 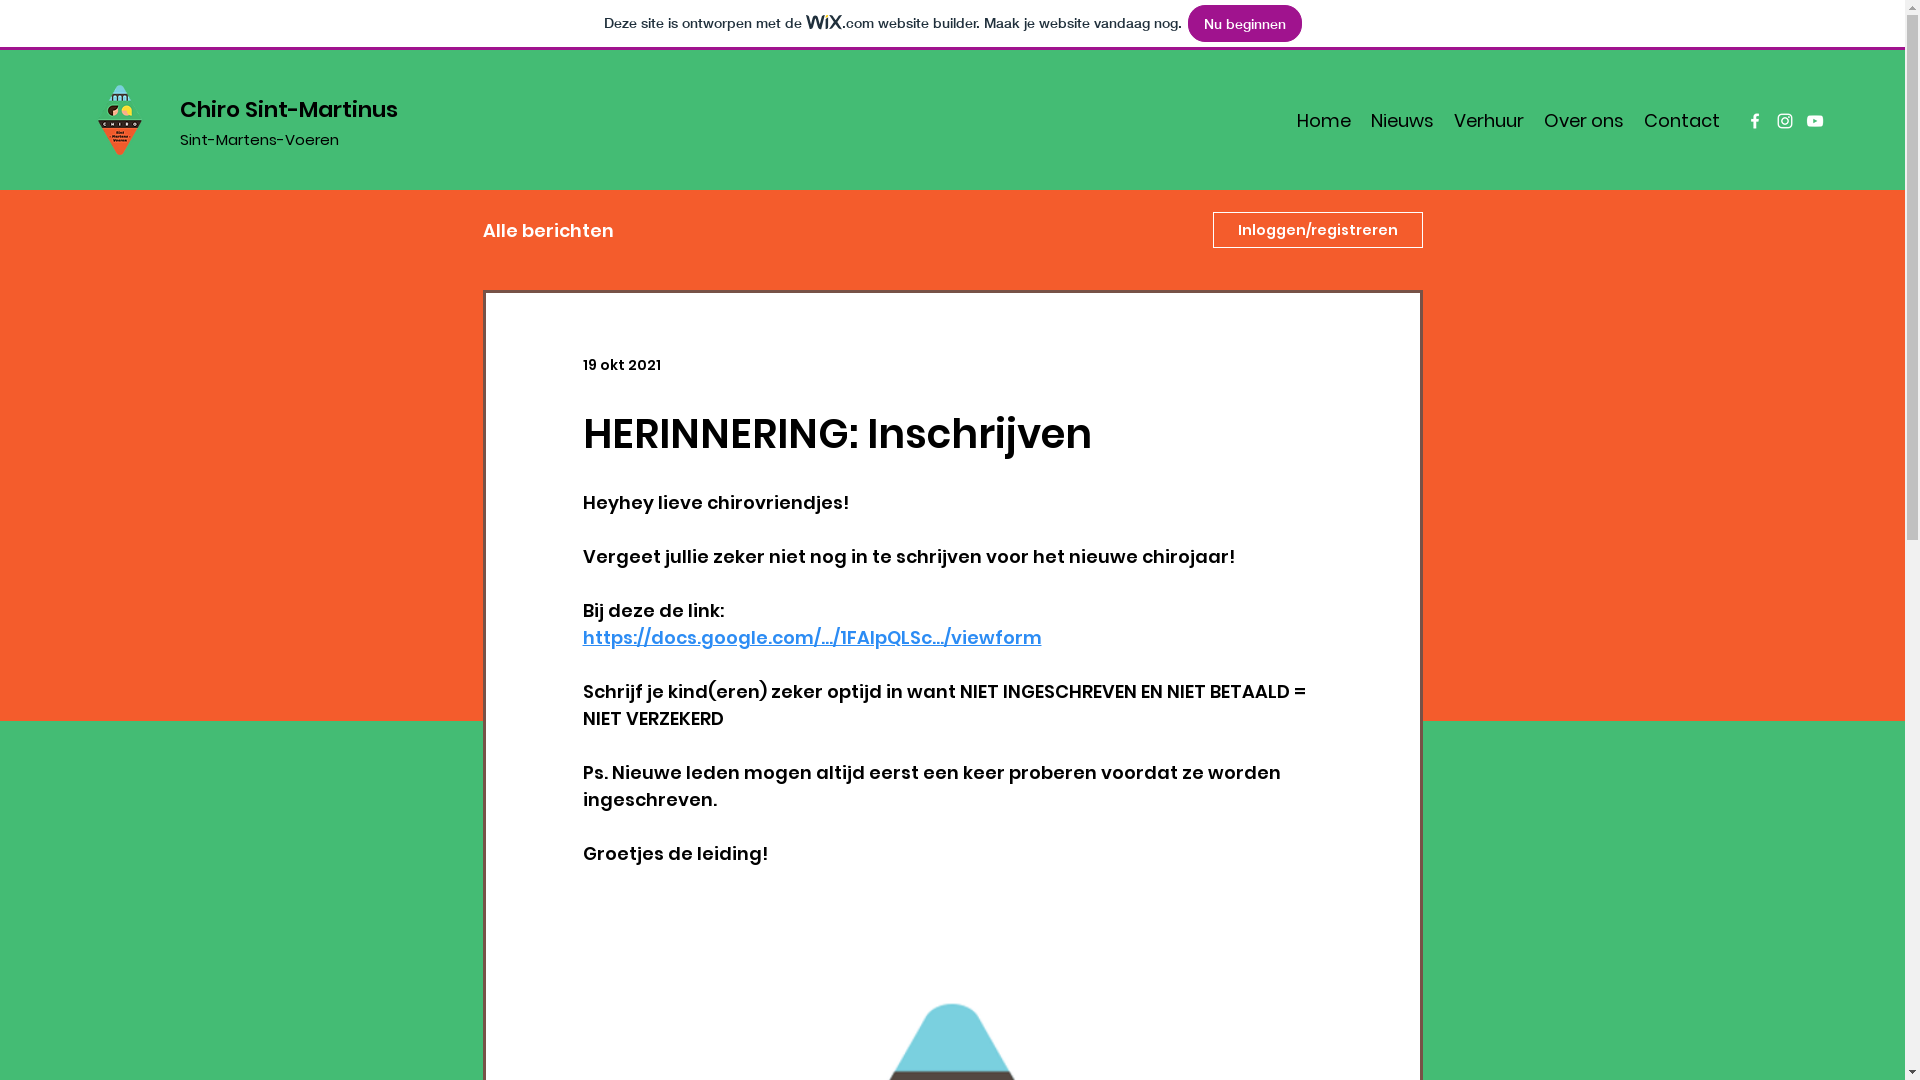 What do you see at coordinates (1680, 120) in the screenshot?
I see `'Contact'` at bounding box center [1680, 120].